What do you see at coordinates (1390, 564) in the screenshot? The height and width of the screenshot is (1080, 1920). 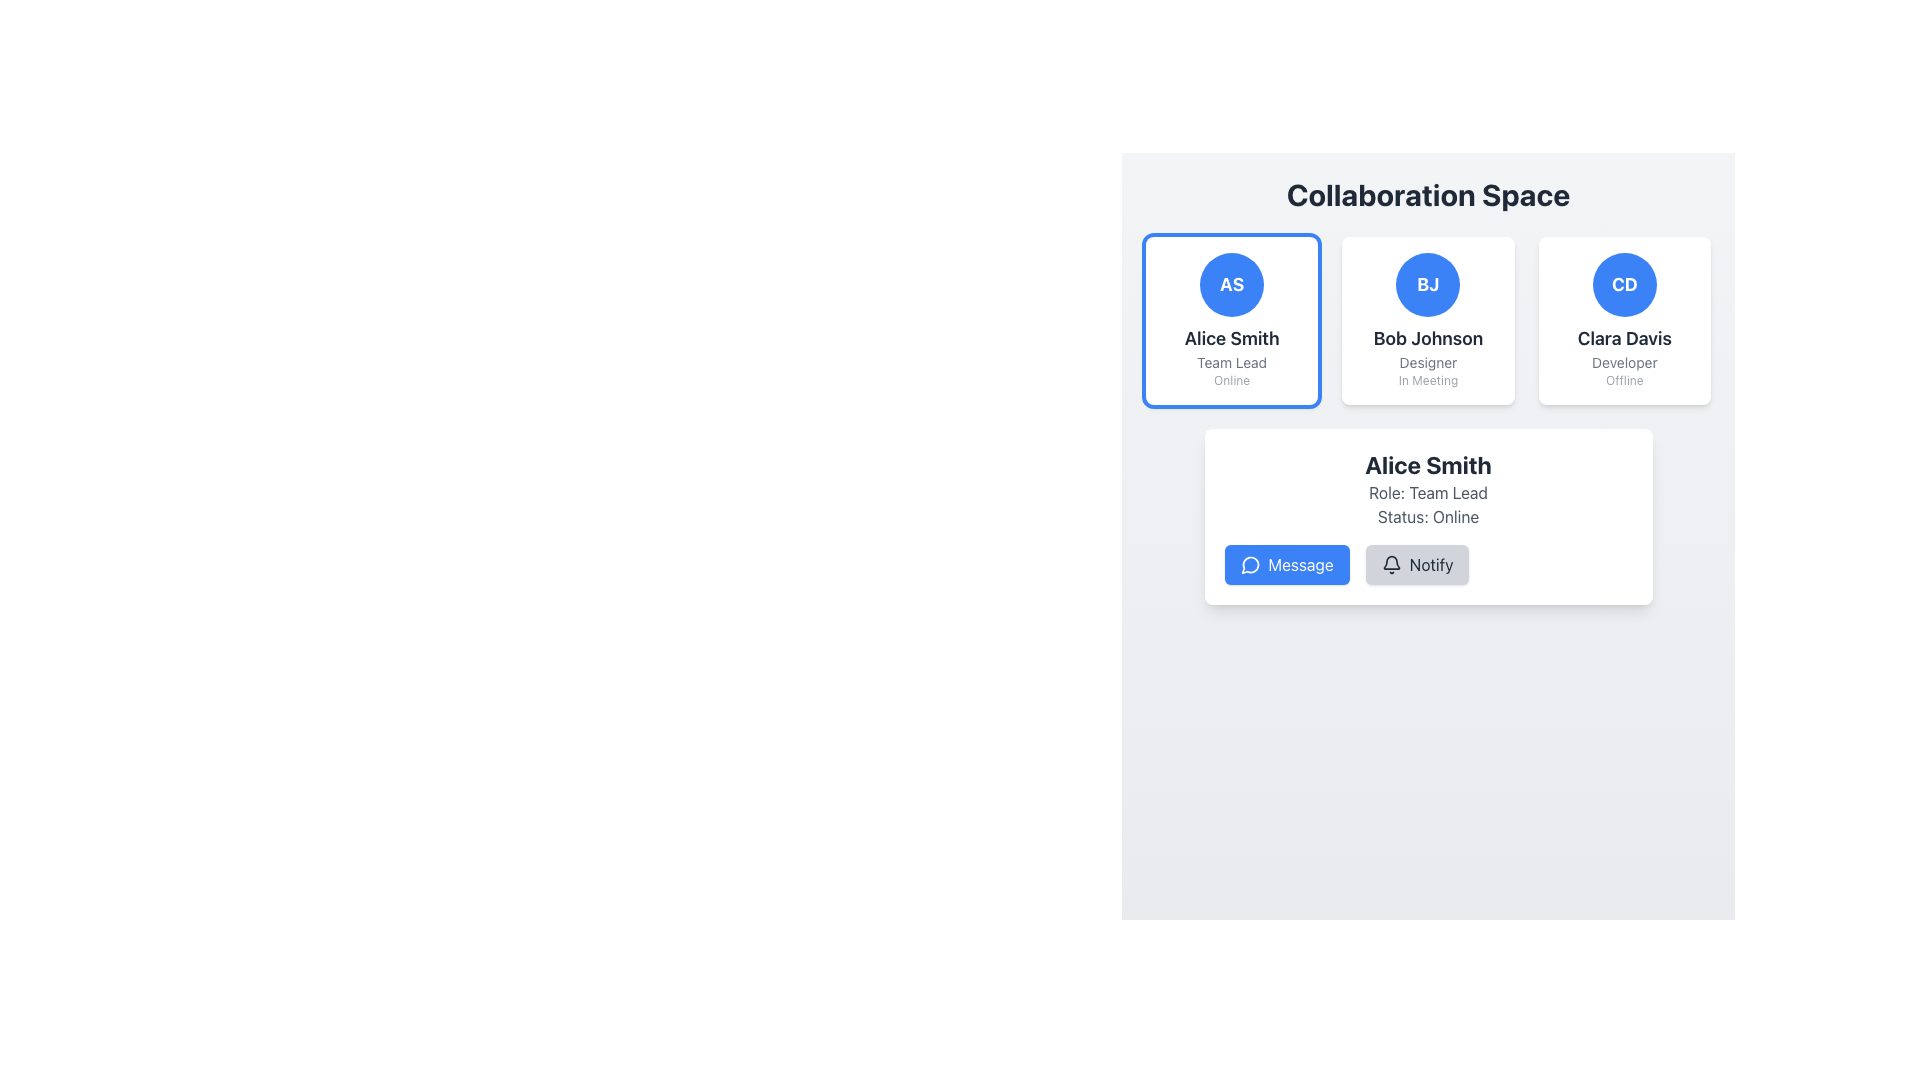 I see `the 'Notify' button` at bounding box center [1390, 564].